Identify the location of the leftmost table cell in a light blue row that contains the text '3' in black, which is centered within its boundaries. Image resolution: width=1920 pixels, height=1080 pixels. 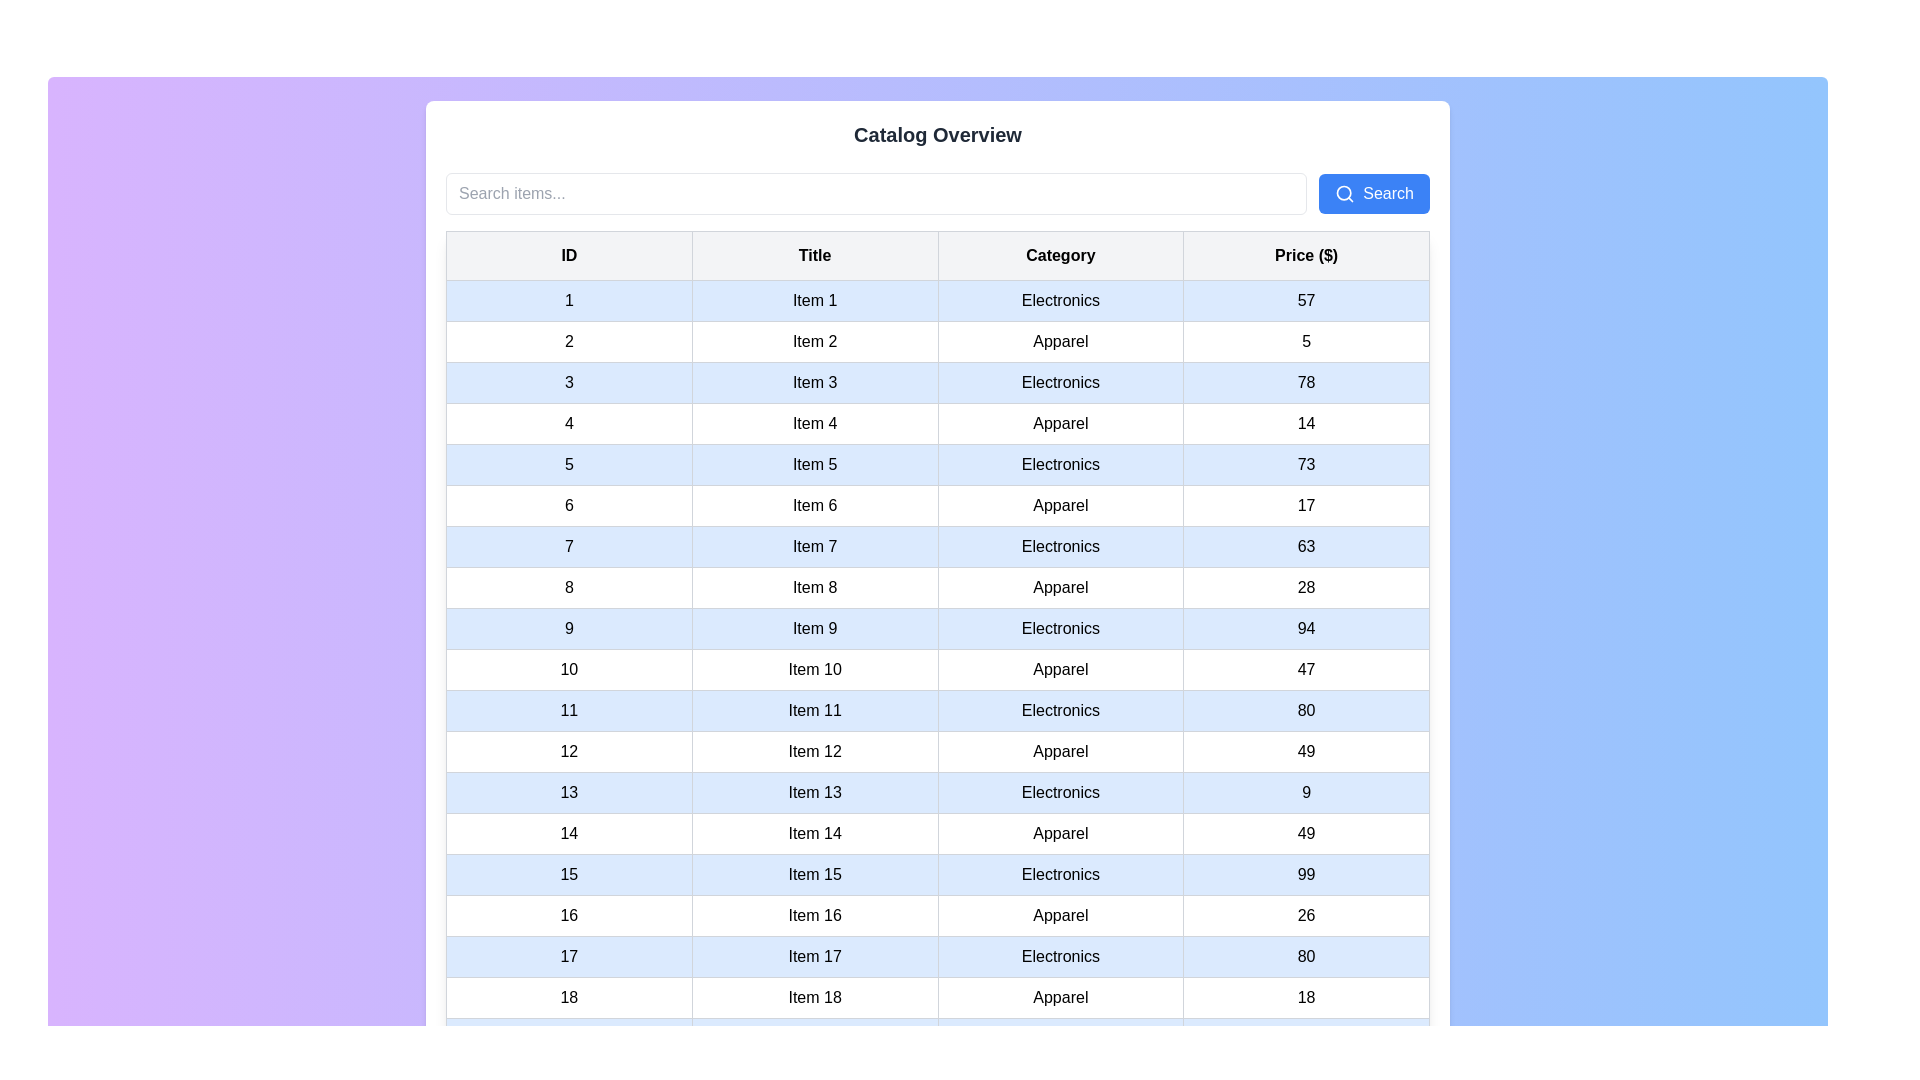
(568, 382).